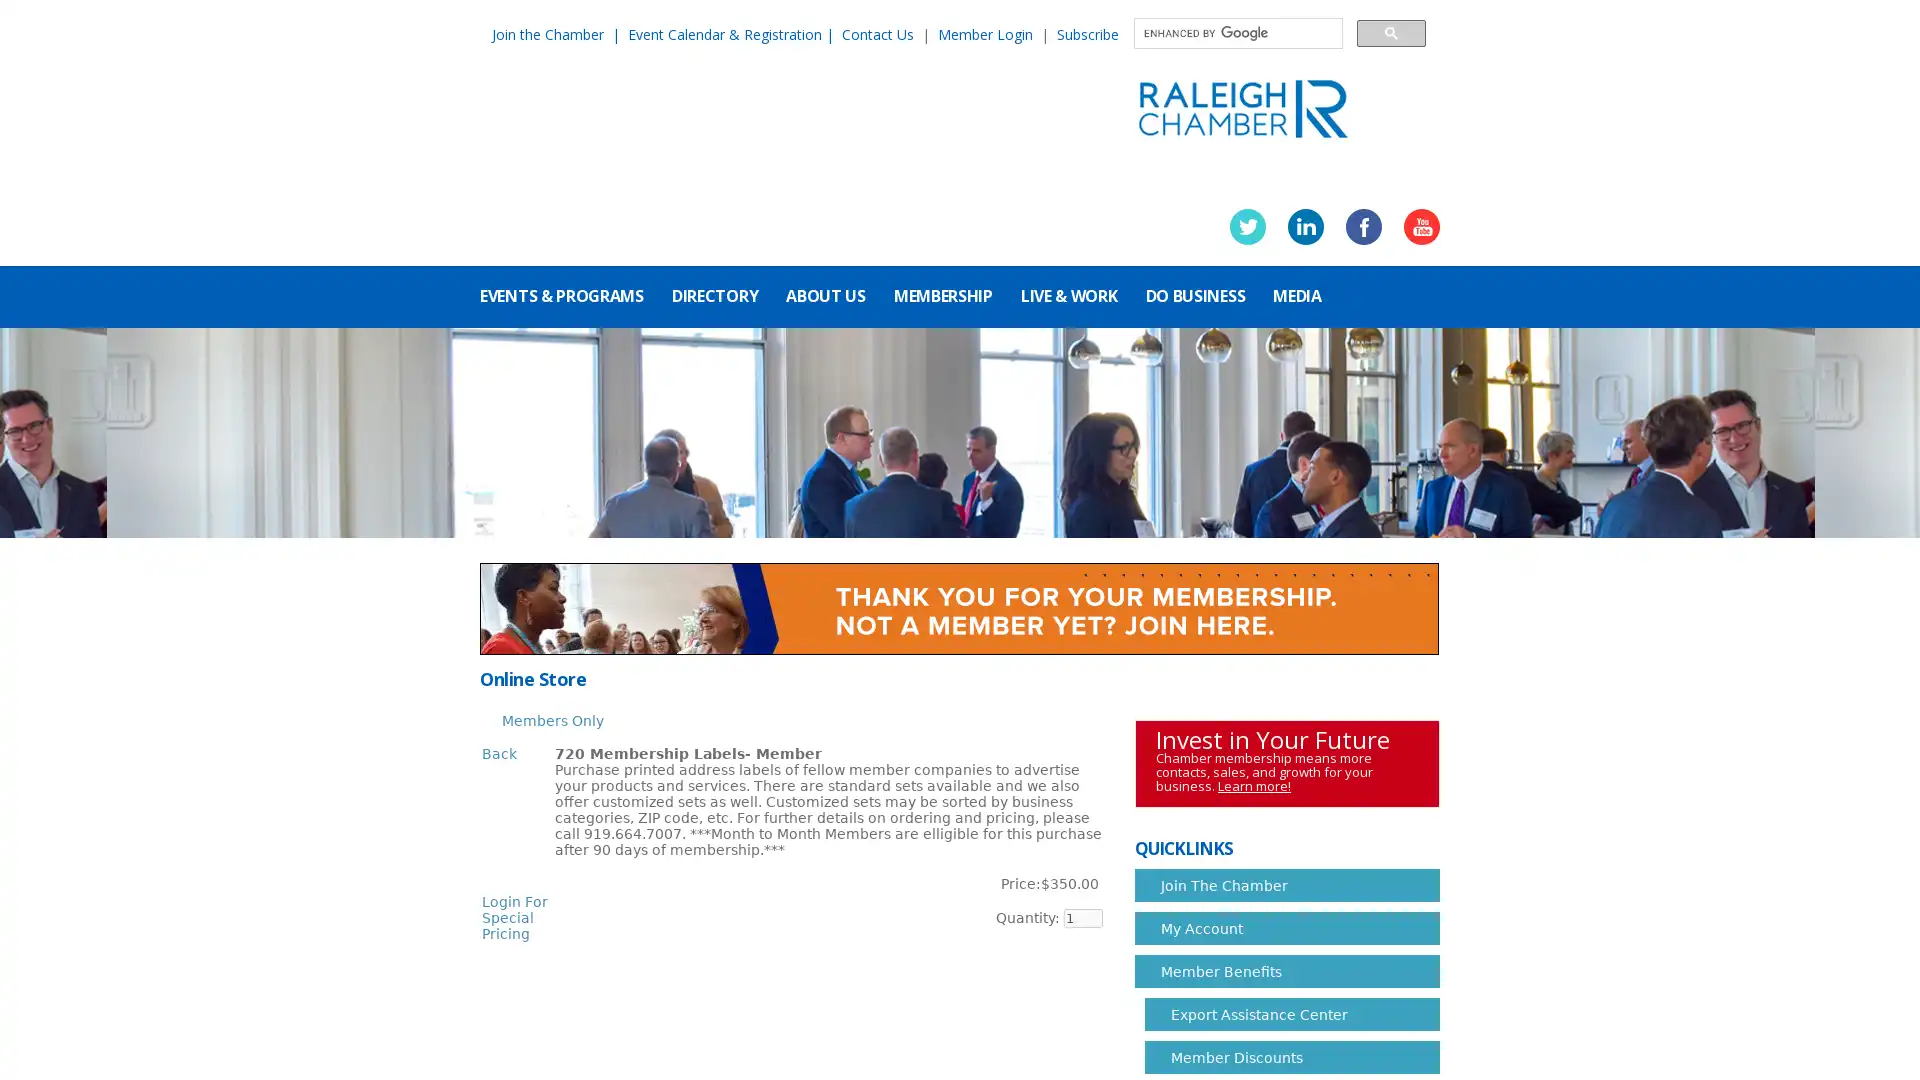 Image resolution: width=1920 pixels, height=1080 pixels. I want to click on search, so click(1390, 32).